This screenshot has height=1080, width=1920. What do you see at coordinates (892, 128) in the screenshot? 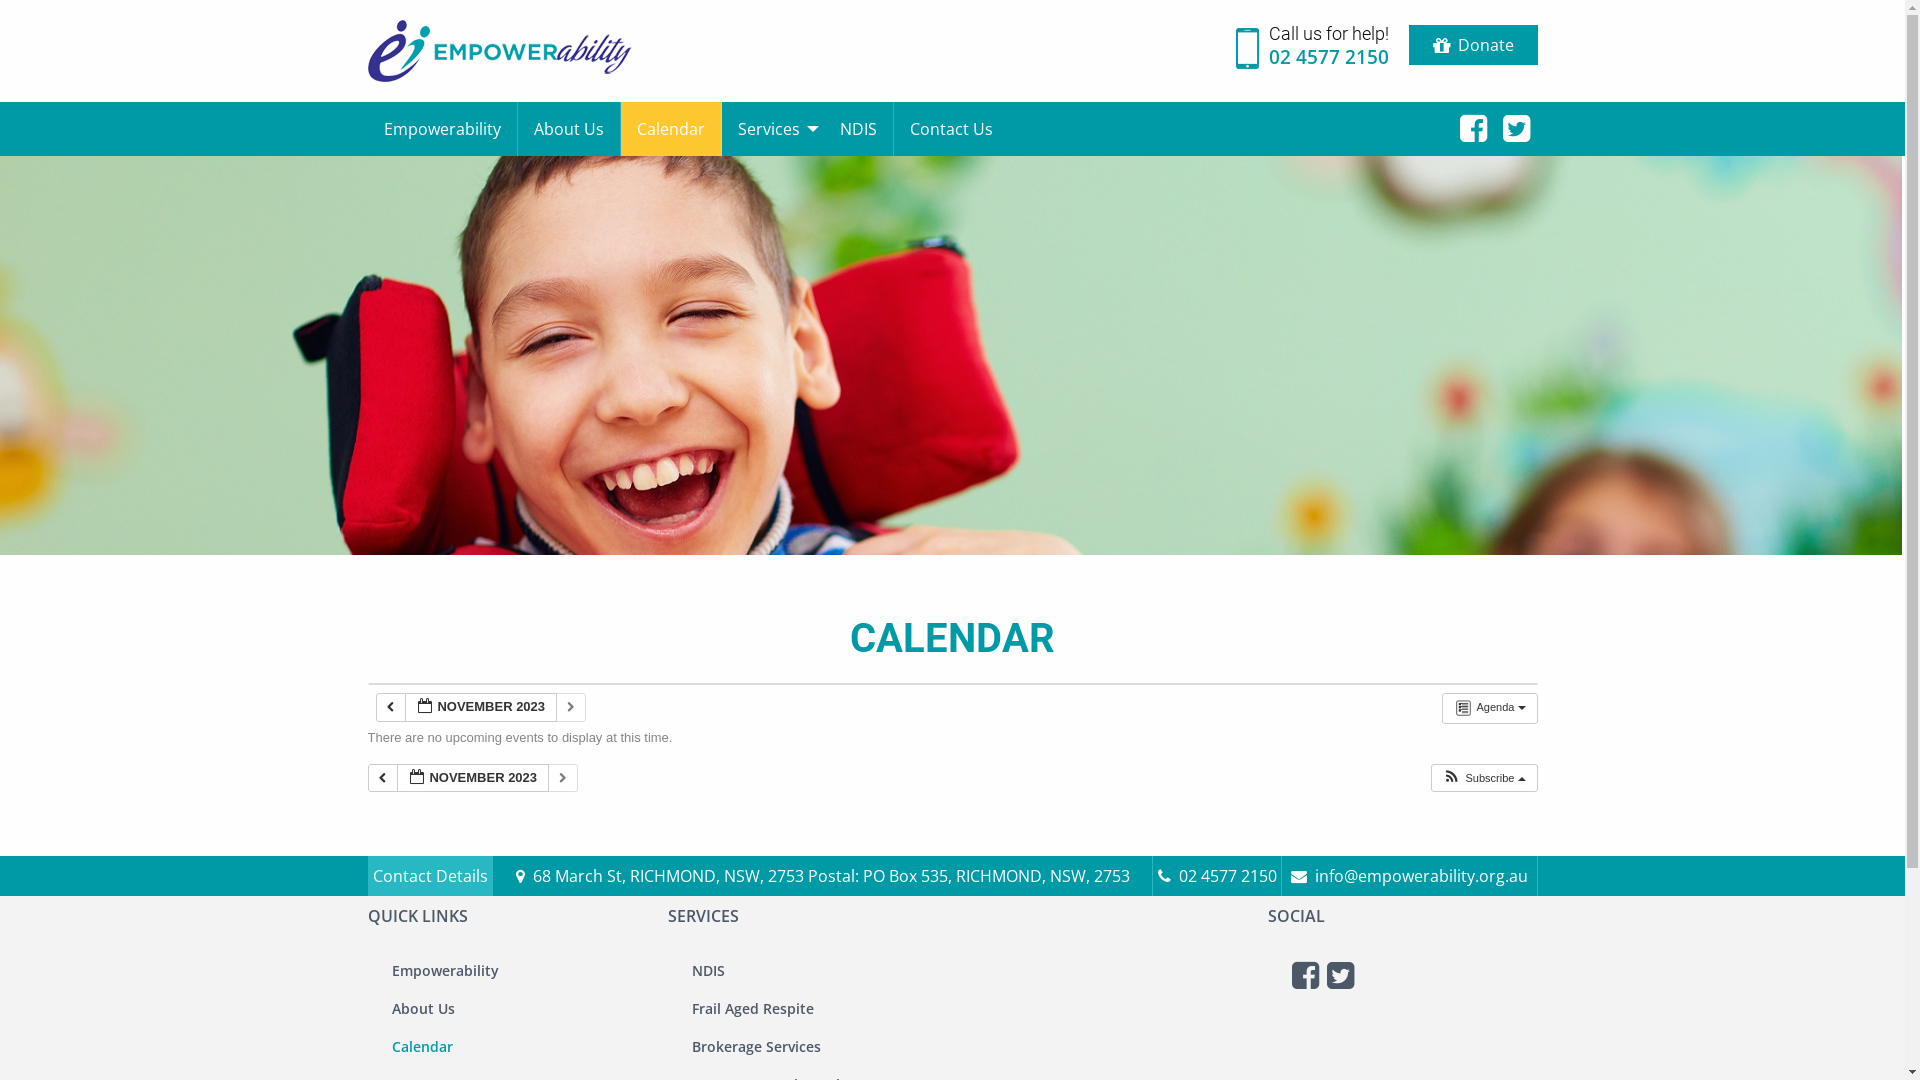
I see `'Contact Us'` at bounding box center [892, 128].